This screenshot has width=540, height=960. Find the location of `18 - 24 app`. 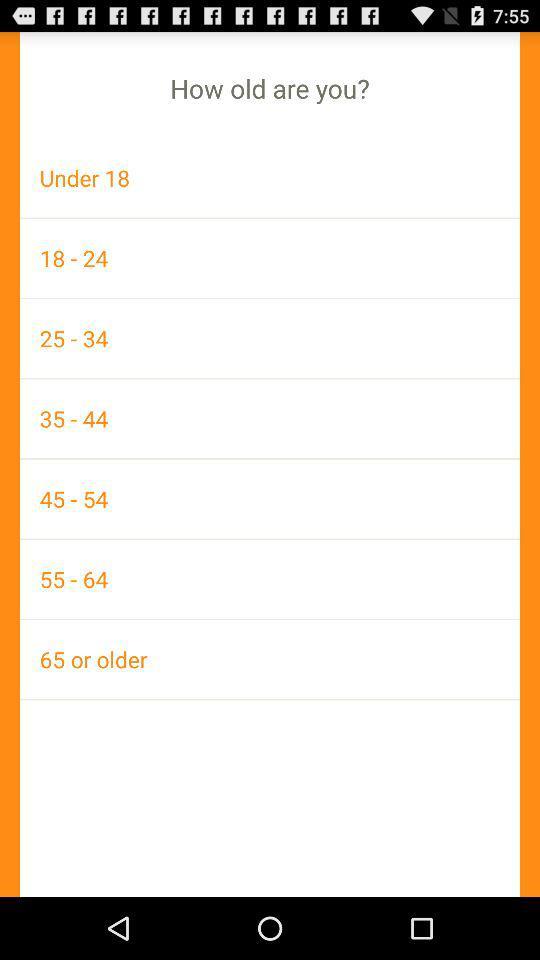

18 - 24 app is located at coordinates (270, 257).